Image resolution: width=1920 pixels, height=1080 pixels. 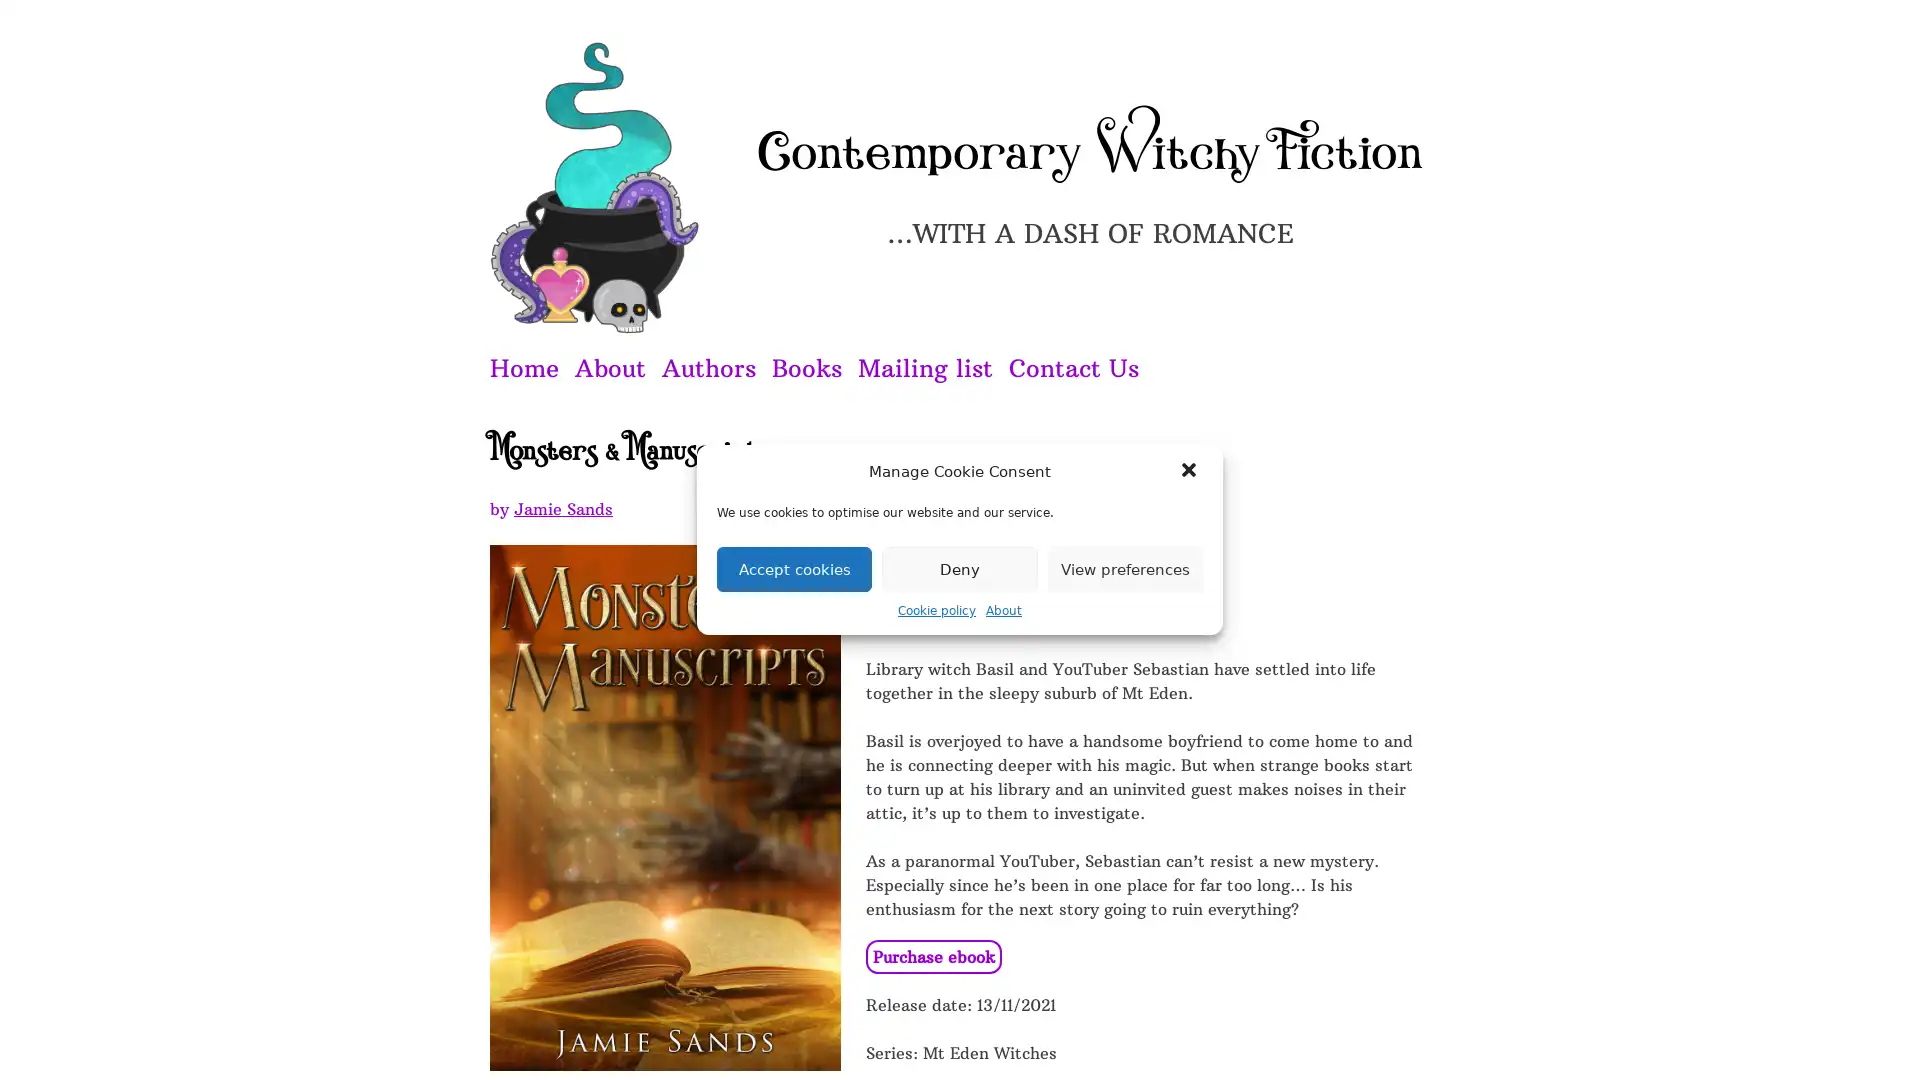 I want to click on View preferences, so click(x=1124, y=569).